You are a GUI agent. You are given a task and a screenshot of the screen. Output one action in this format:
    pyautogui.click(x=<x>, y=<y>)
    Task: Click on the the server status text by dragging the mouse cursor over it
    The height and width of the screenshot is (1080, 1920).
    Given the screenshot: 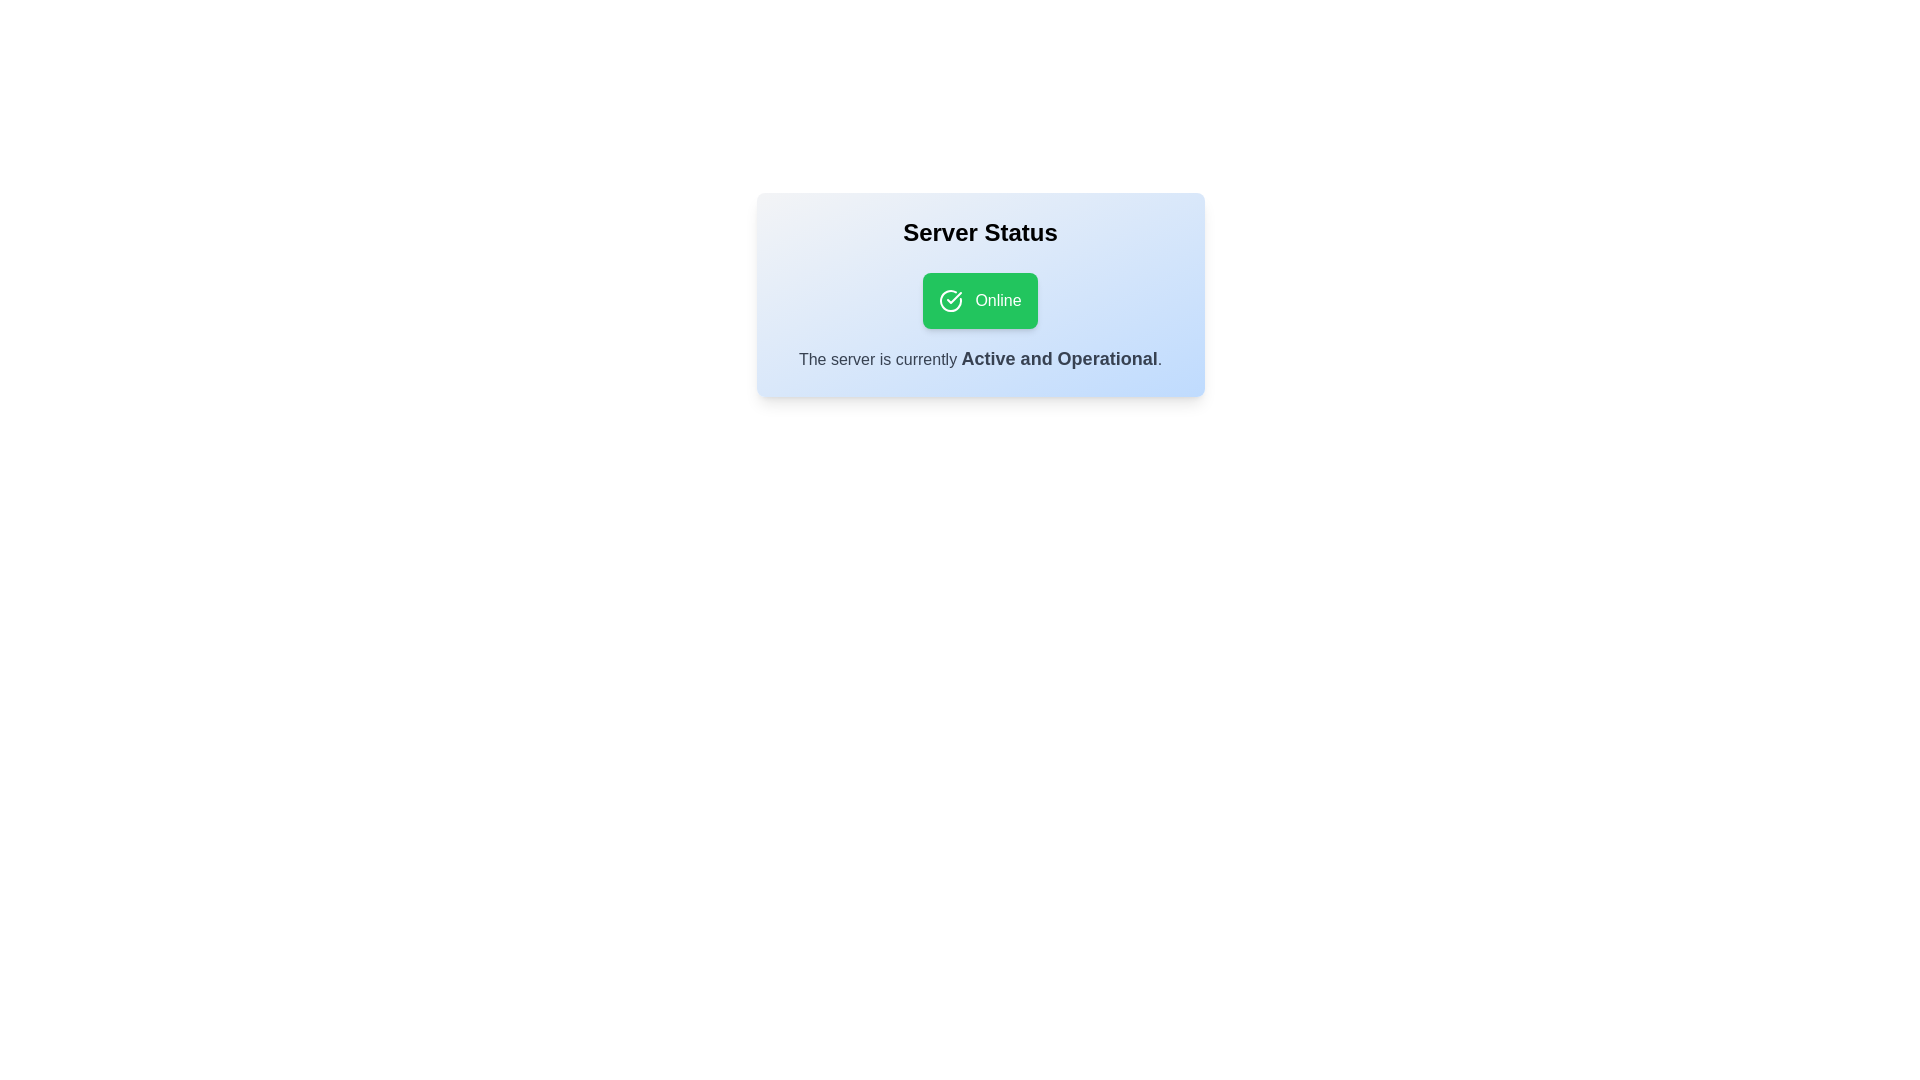 What is the action you would take?
    pyautogui.click(x=779, y=343)
    